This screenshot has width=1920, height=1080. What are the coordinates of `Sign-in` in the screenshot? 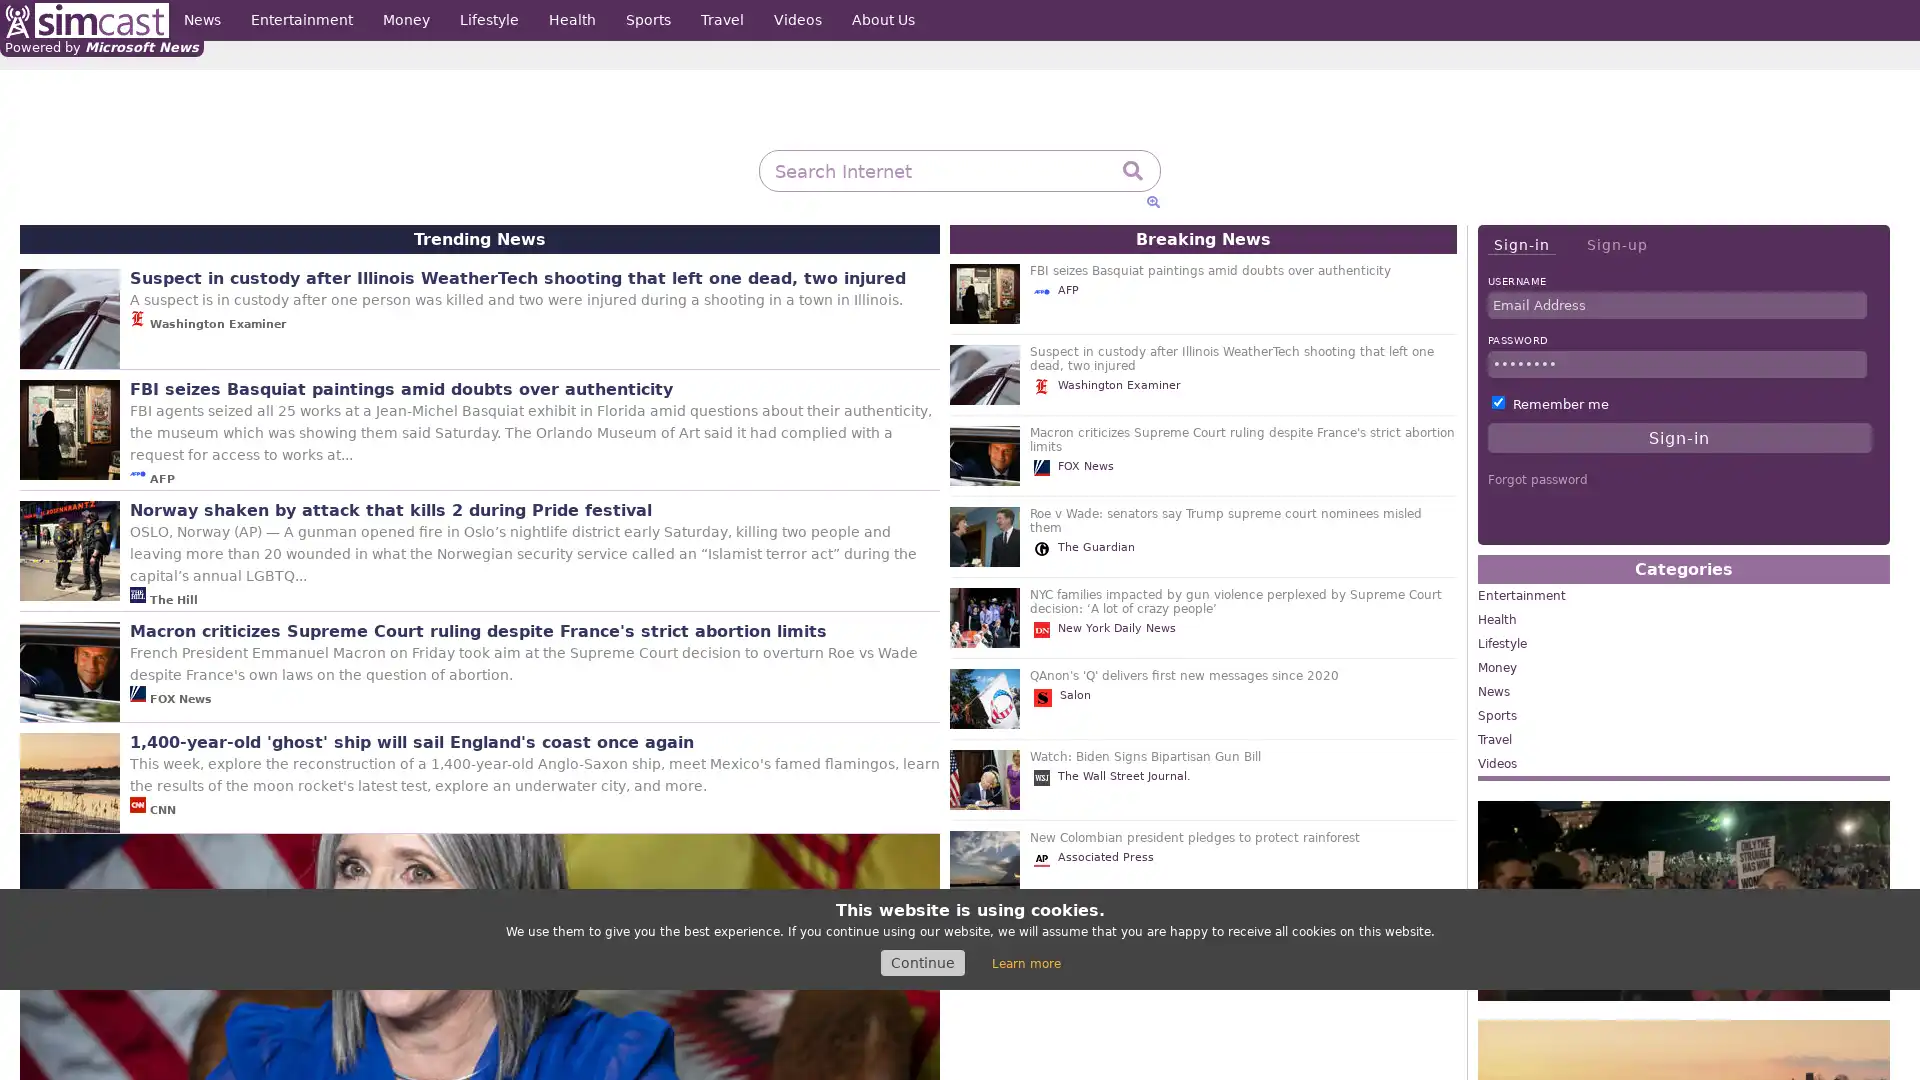 It's located at (1679, 437).